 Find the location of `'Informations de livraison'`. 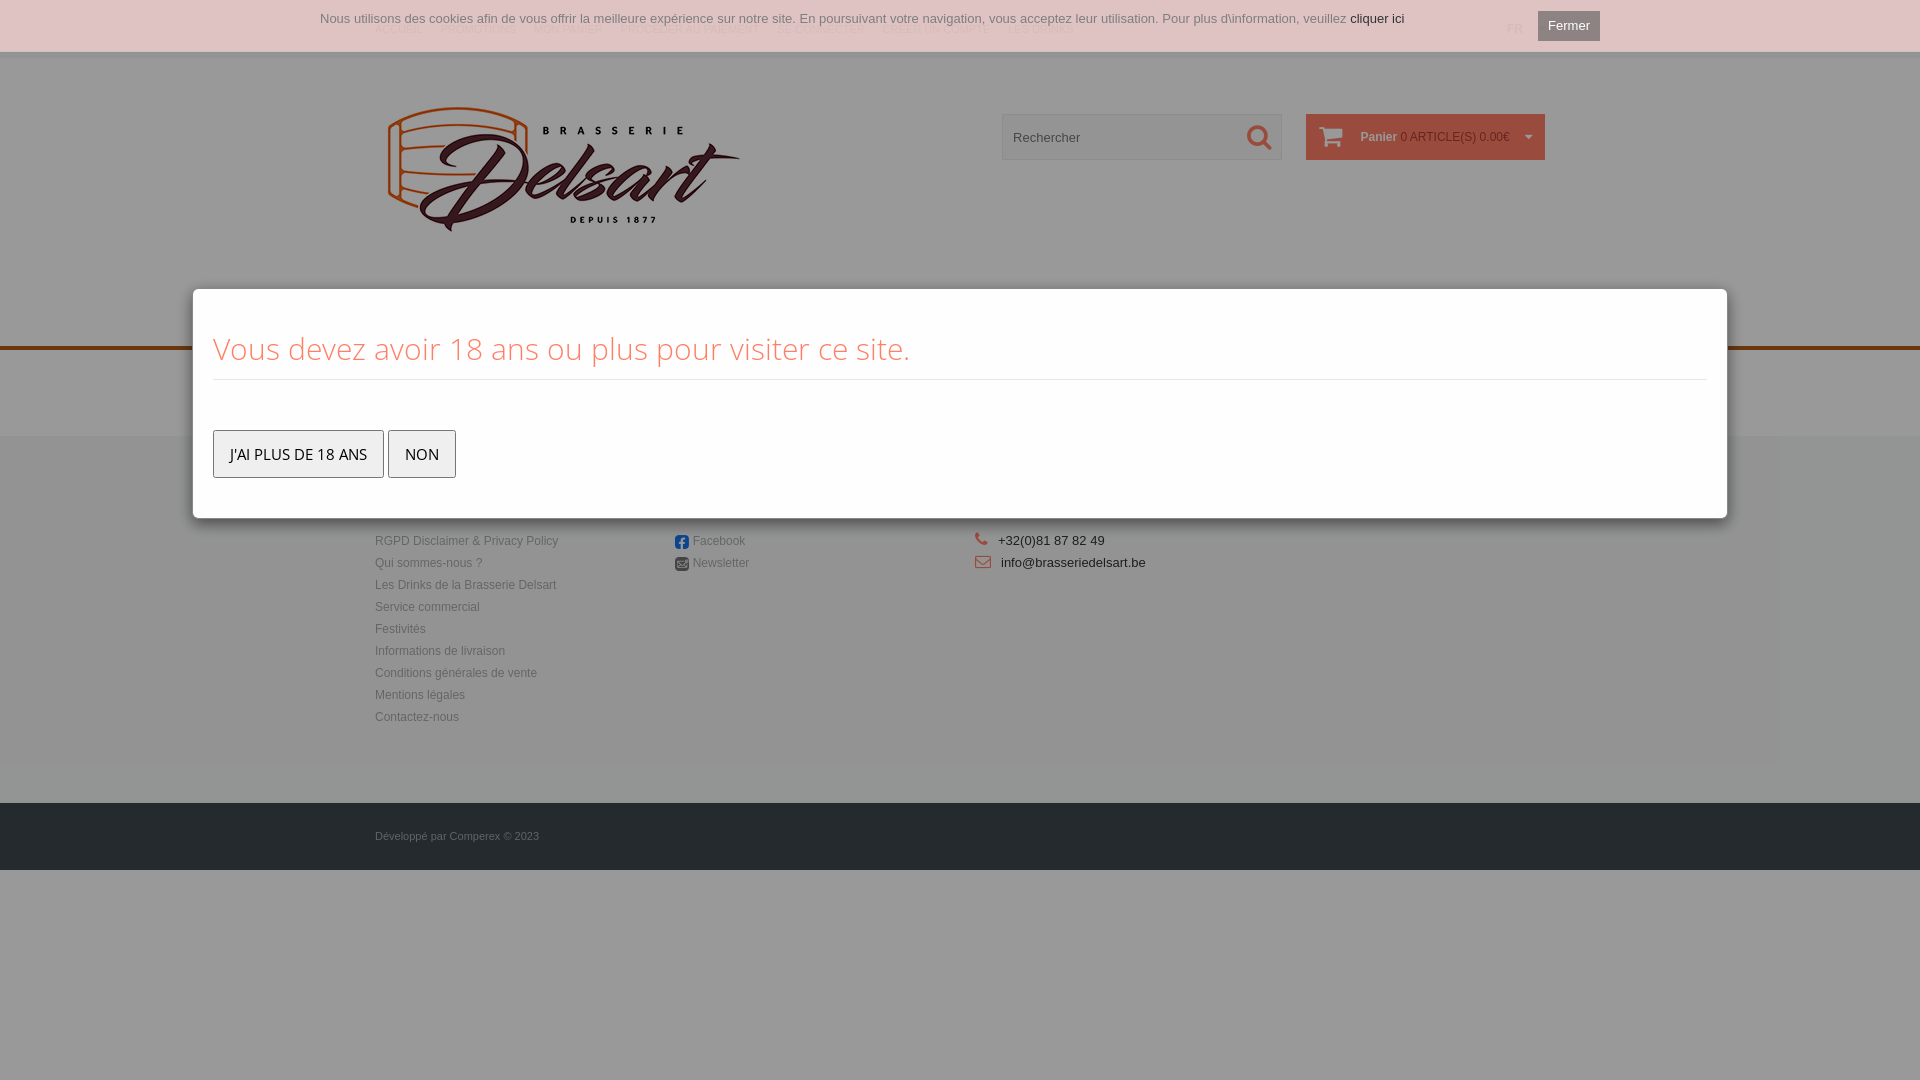

'Informations de livraison' is located at coordinates (374, 651).